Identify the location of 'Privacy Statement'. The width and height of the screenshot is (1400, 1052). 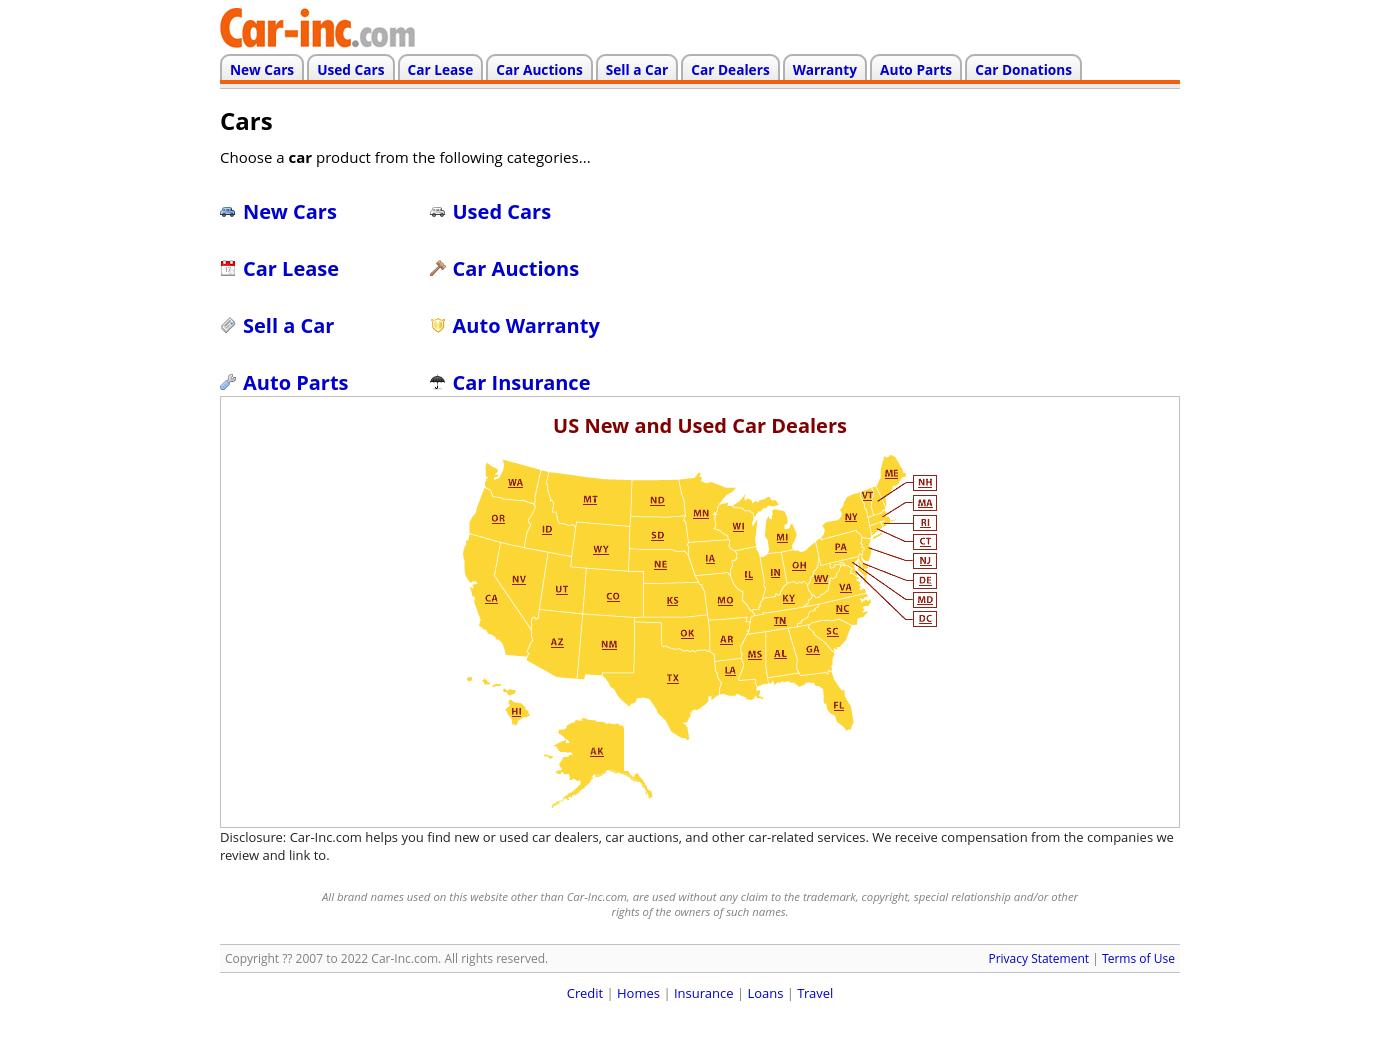
(1038, 957).